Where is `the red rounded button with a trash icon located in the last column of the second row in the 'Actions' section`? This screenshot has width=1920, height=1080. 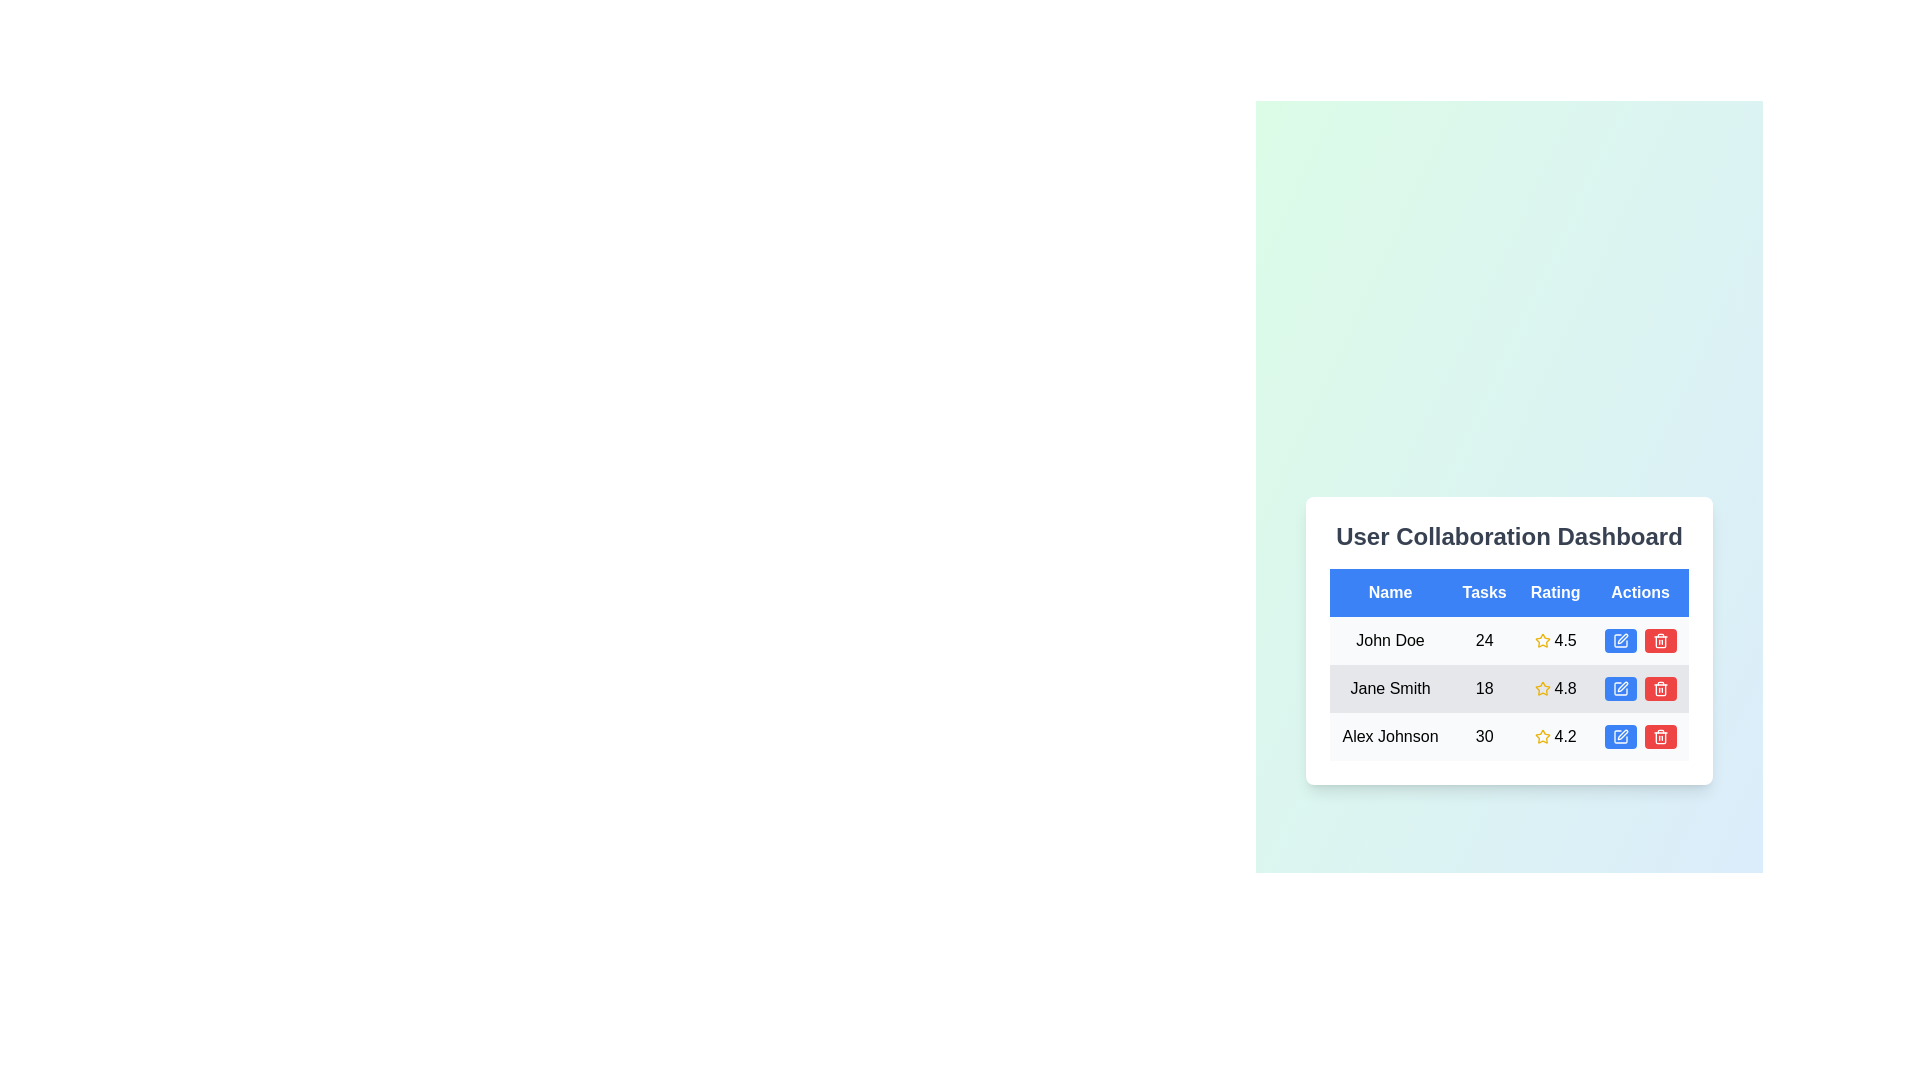
the red rounded button with a trash icon located in the last column of the second row in the 'Actions' section is located at coordinates (1660, 688).